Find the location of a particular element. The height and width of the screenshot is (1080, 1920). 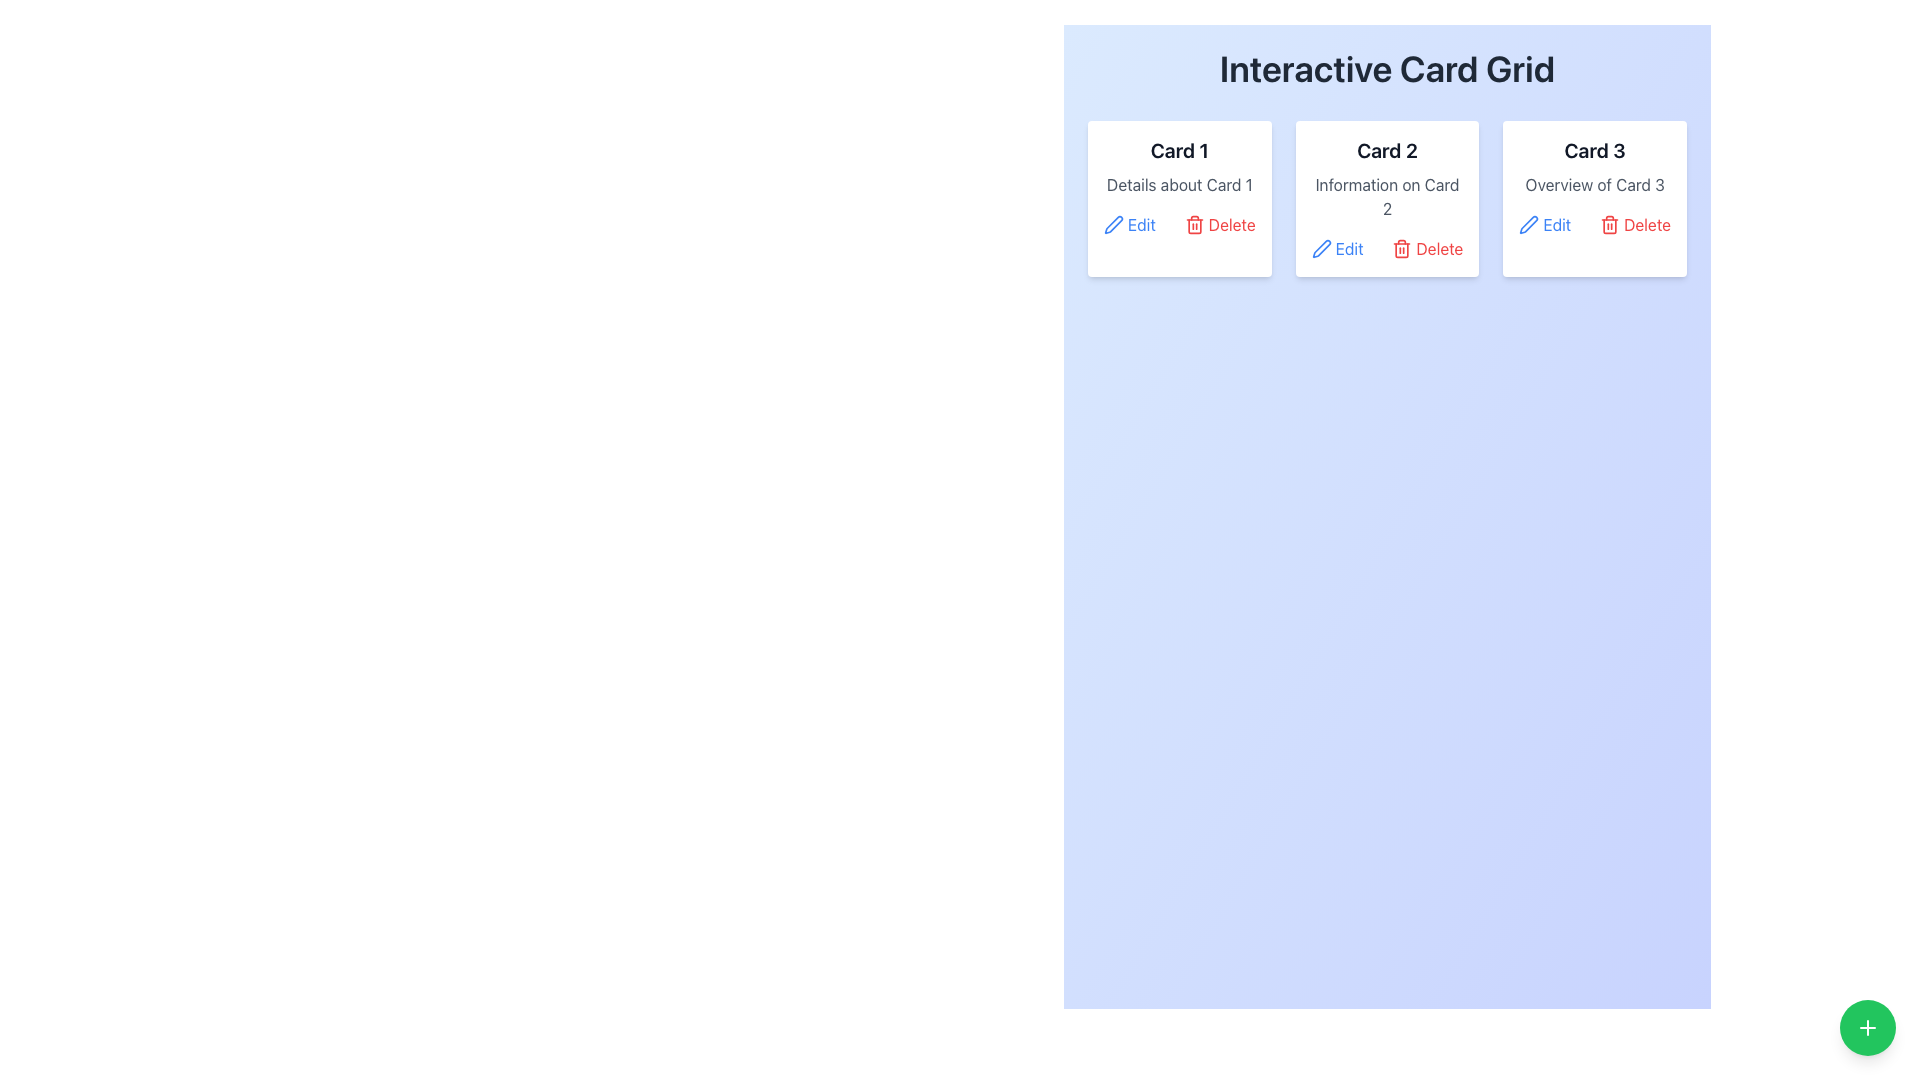

the 'Card 1' text label, which is prominently displayed at the top center of the card layout, to understand its association with the card or its functions is located at coordinates (1179, 149).